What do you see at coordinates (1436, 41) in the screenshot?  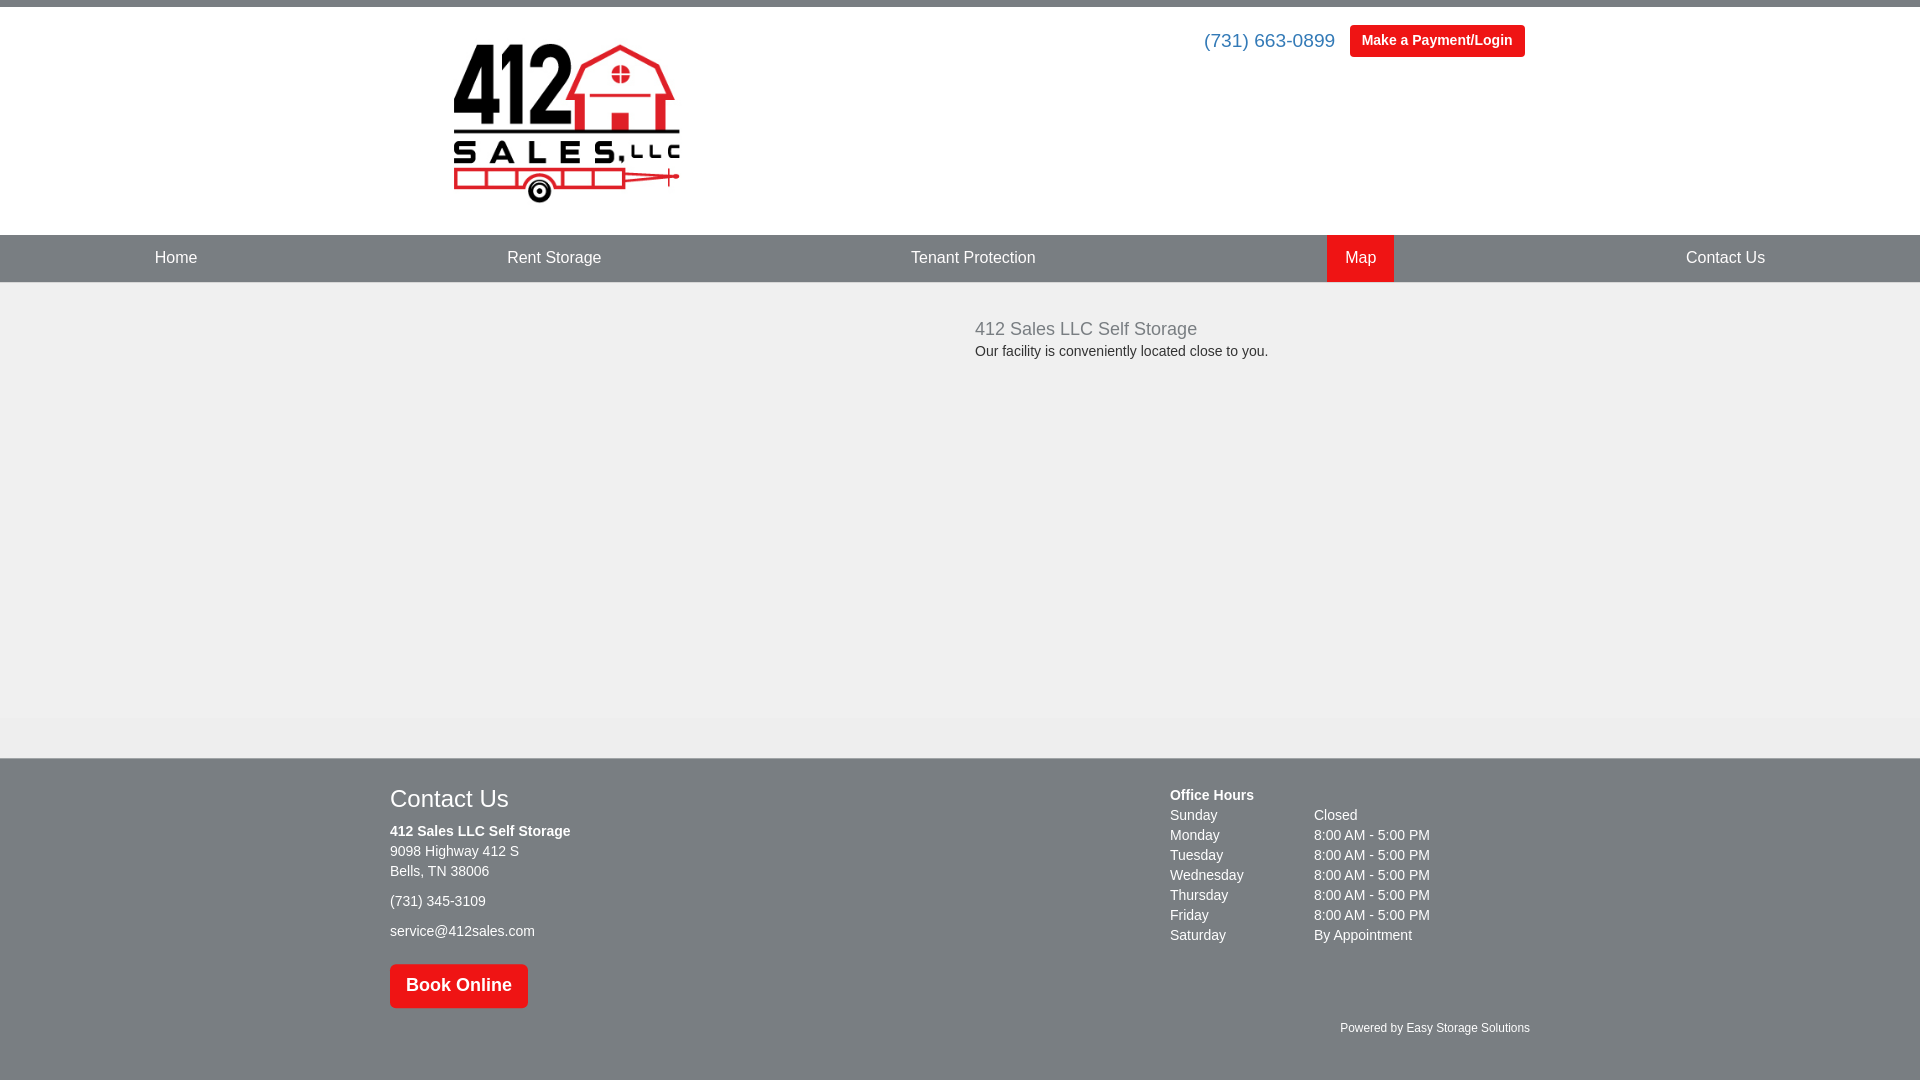 I see `'Make a Payment/Login'` at bounding box center [1436, 41].